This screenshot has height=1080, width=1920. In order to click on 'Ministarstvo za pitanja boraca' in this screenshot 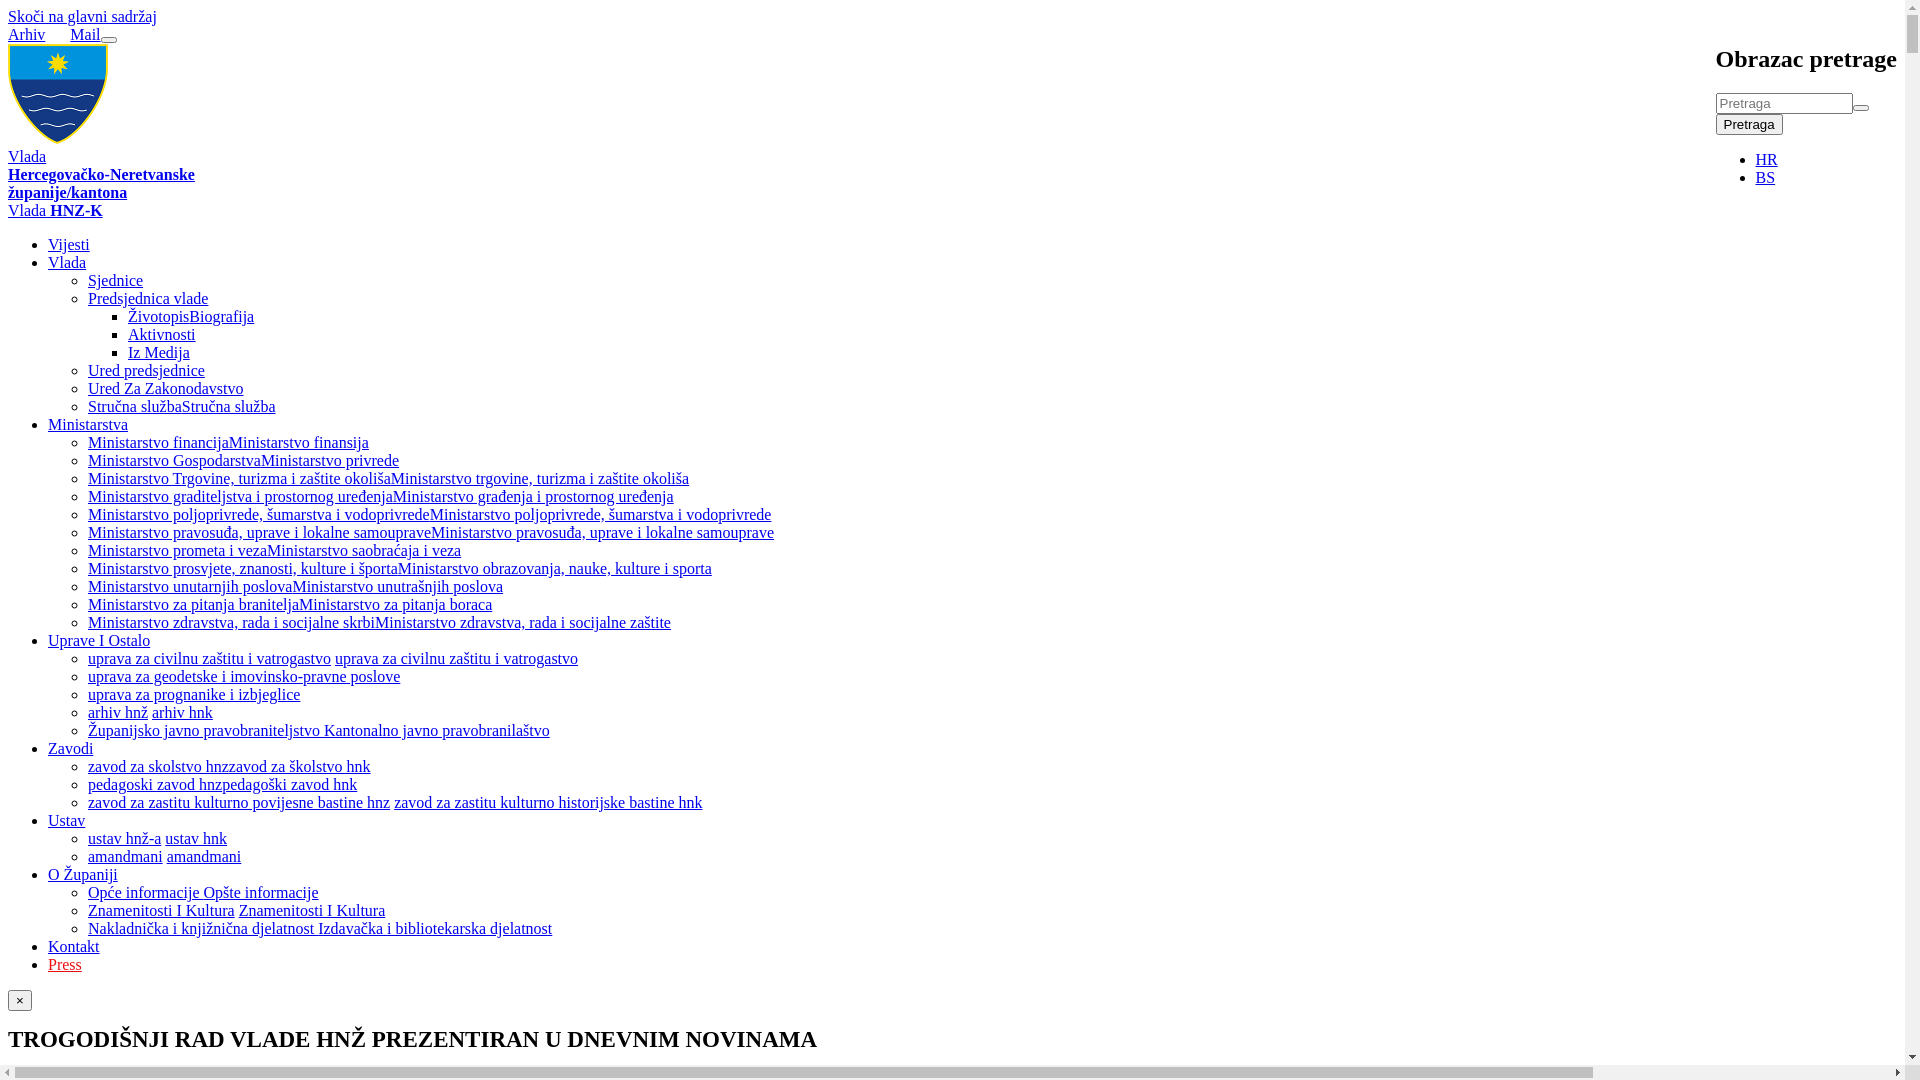, I will do `click(395, 603)`.